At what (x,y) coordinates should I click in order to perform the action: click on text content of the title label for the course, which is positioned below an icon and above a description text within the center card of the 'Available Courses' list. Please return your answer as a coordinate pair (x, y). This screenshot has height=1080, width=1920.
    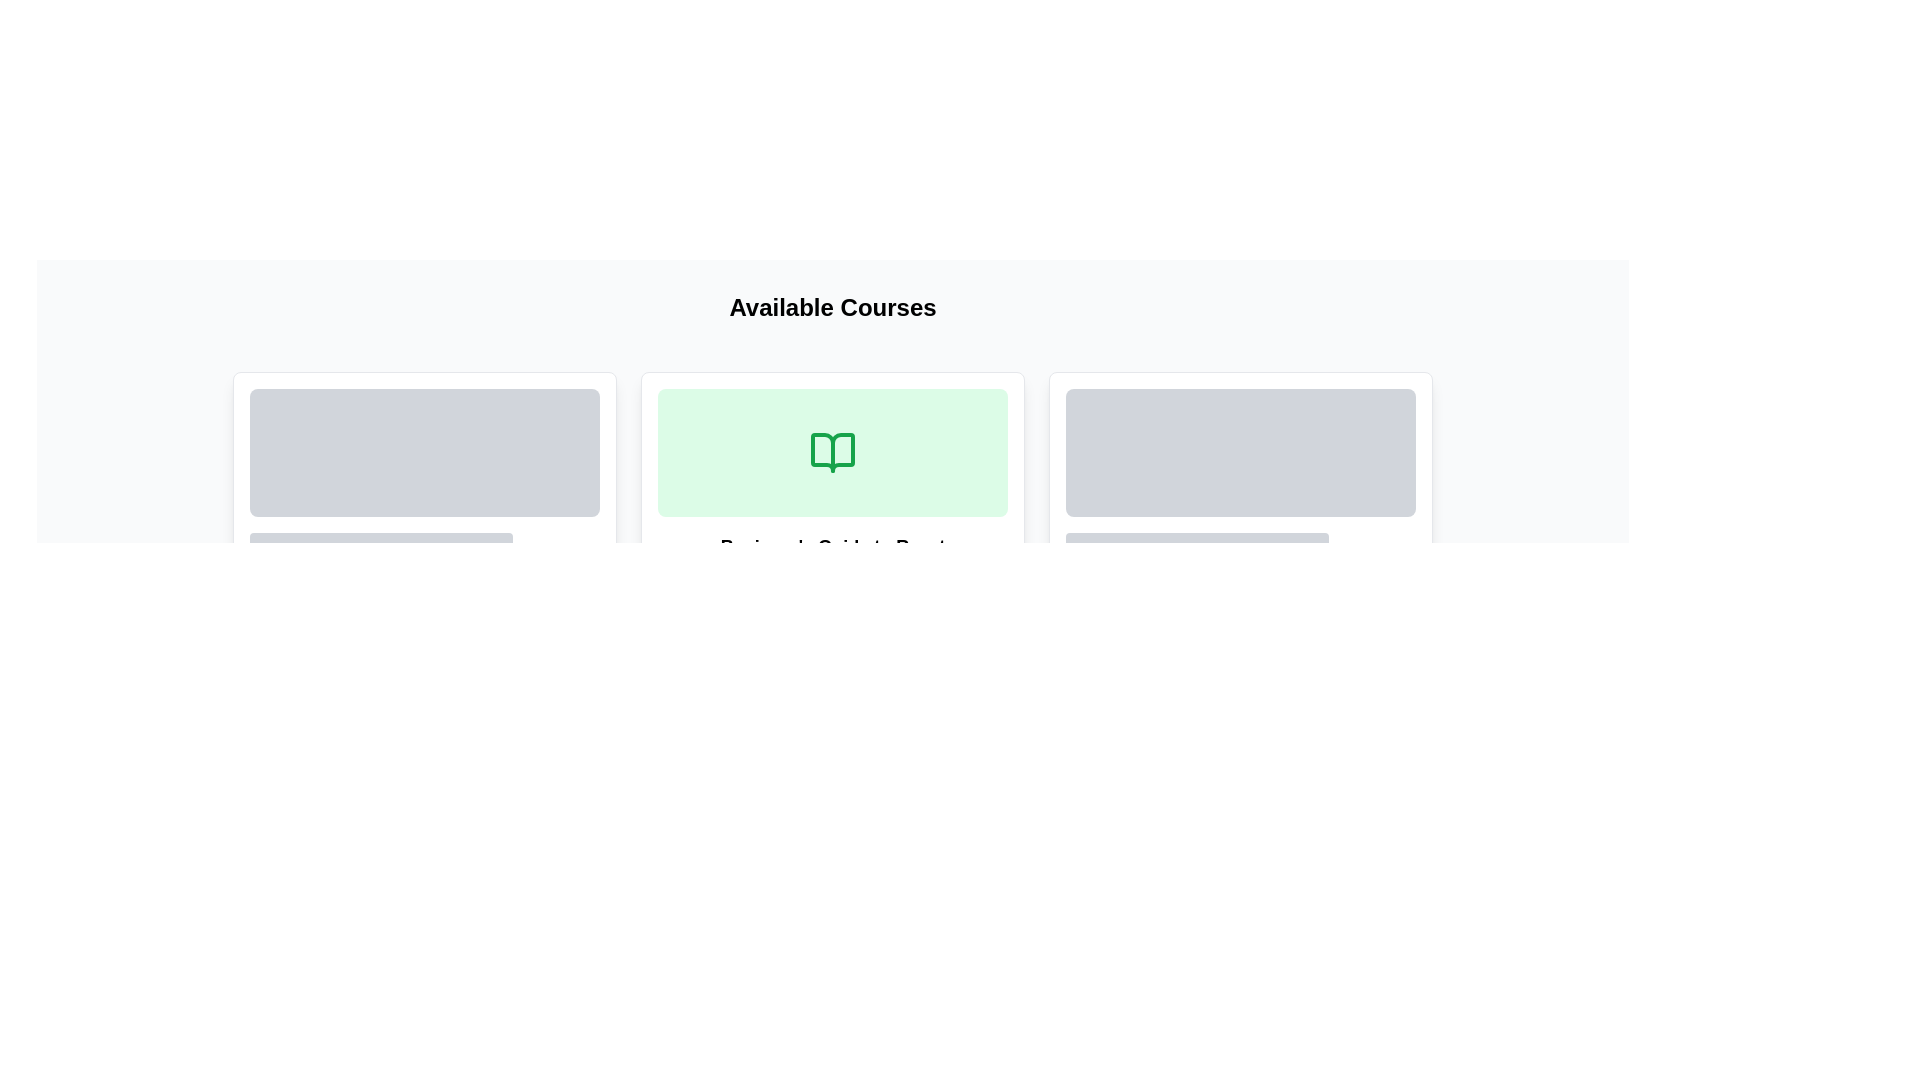
    Looking at the image, I should click on (833, 547).